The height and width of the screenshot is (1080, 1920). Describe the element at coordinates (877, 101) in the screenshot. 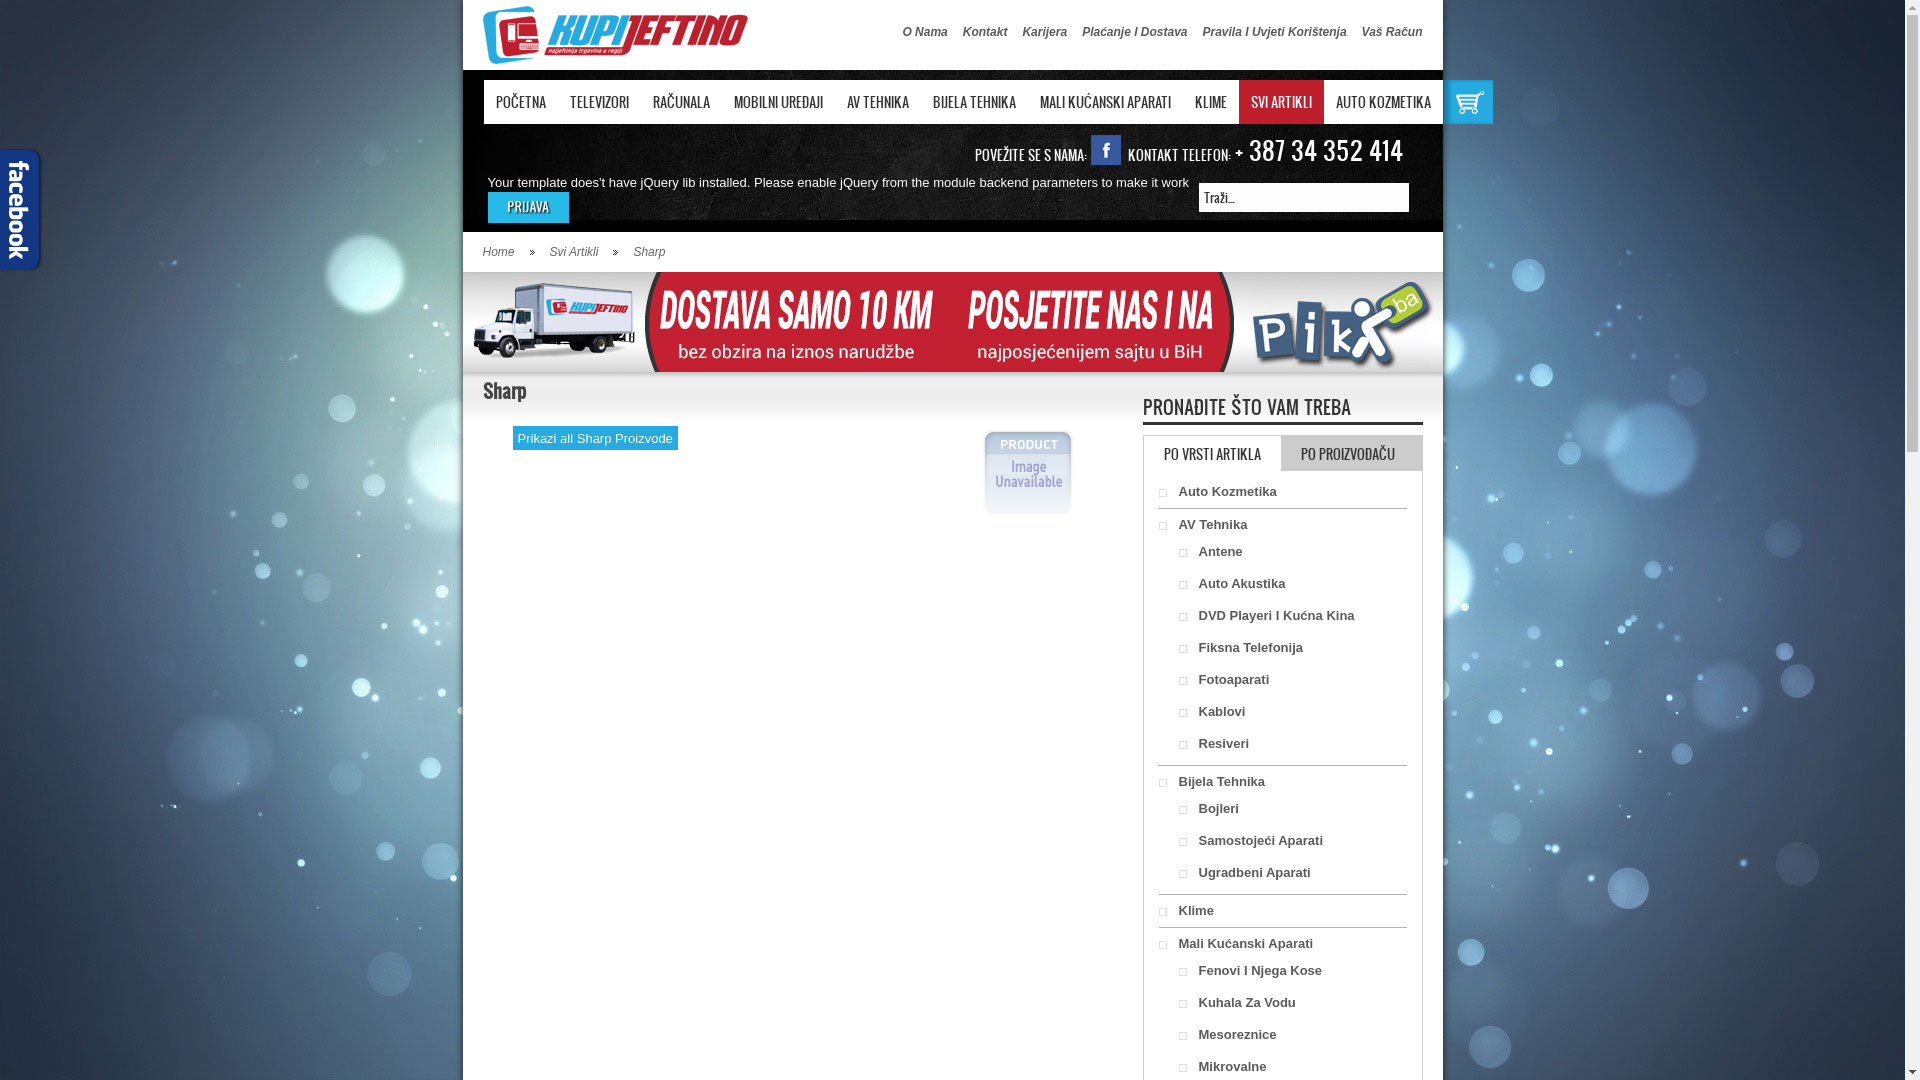

I see `'AV TEHNIKA'` at that location.